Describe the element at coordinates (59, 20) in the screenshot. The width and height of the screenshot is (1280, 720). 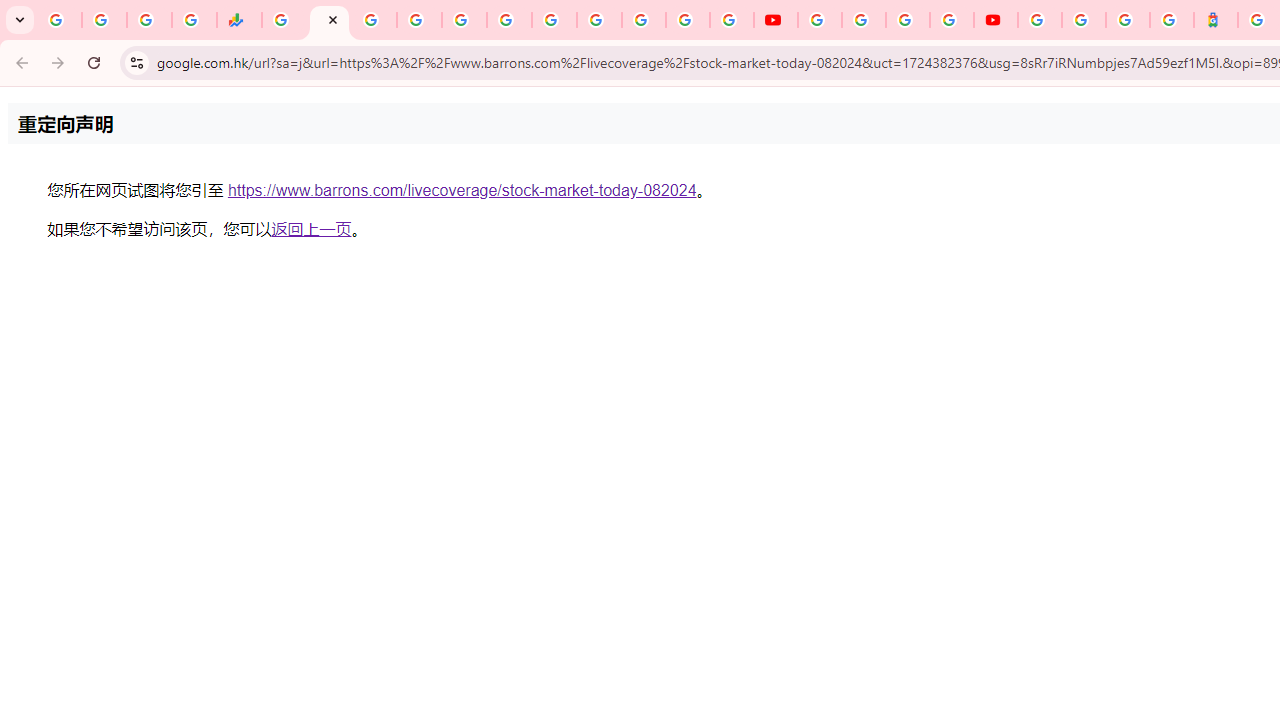
I see `'Google Workspace Admin Community'` at that location.